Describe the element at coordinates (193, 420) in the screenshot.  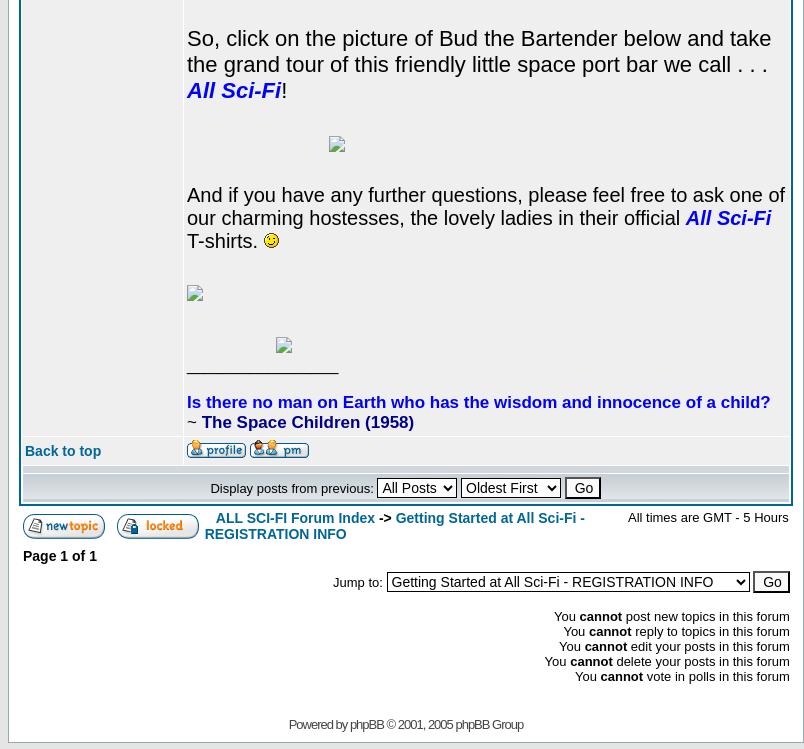
I see `'~'` at that location.